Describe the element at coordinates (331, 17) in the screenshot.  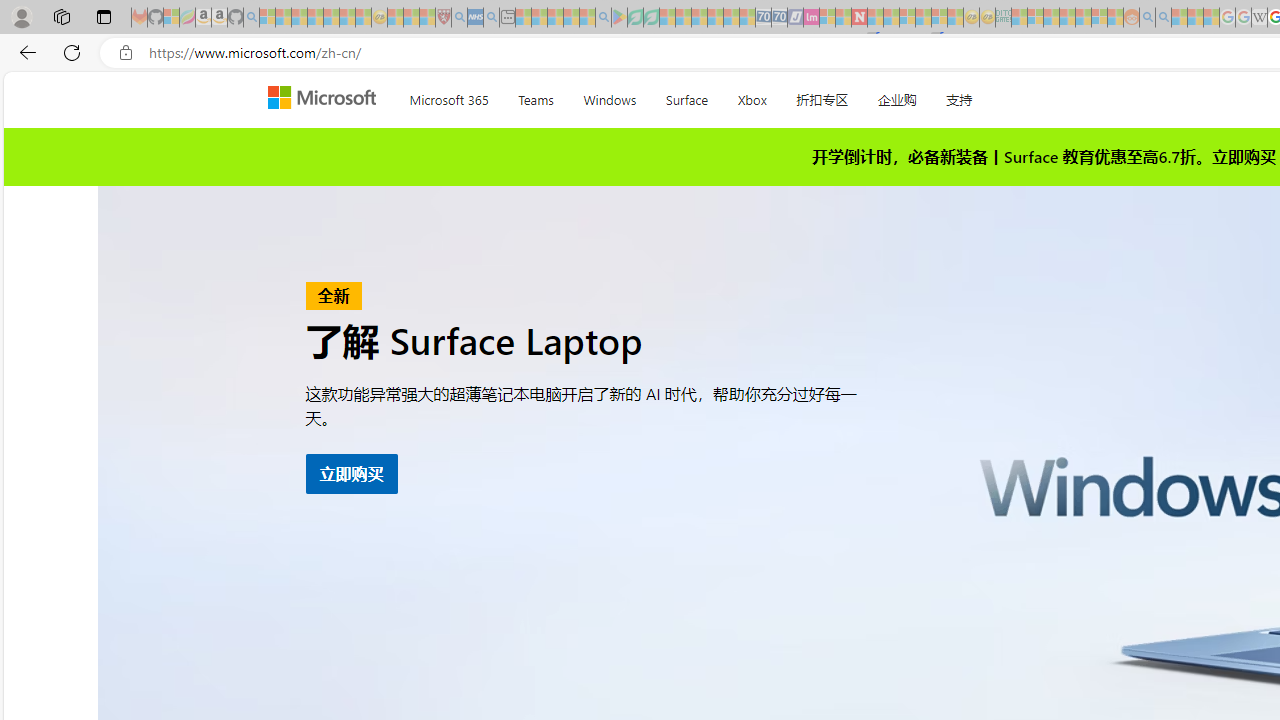
I see `'New Report Confirms 2023 Was Record Hot | Watch - Sleeping'` at that location.